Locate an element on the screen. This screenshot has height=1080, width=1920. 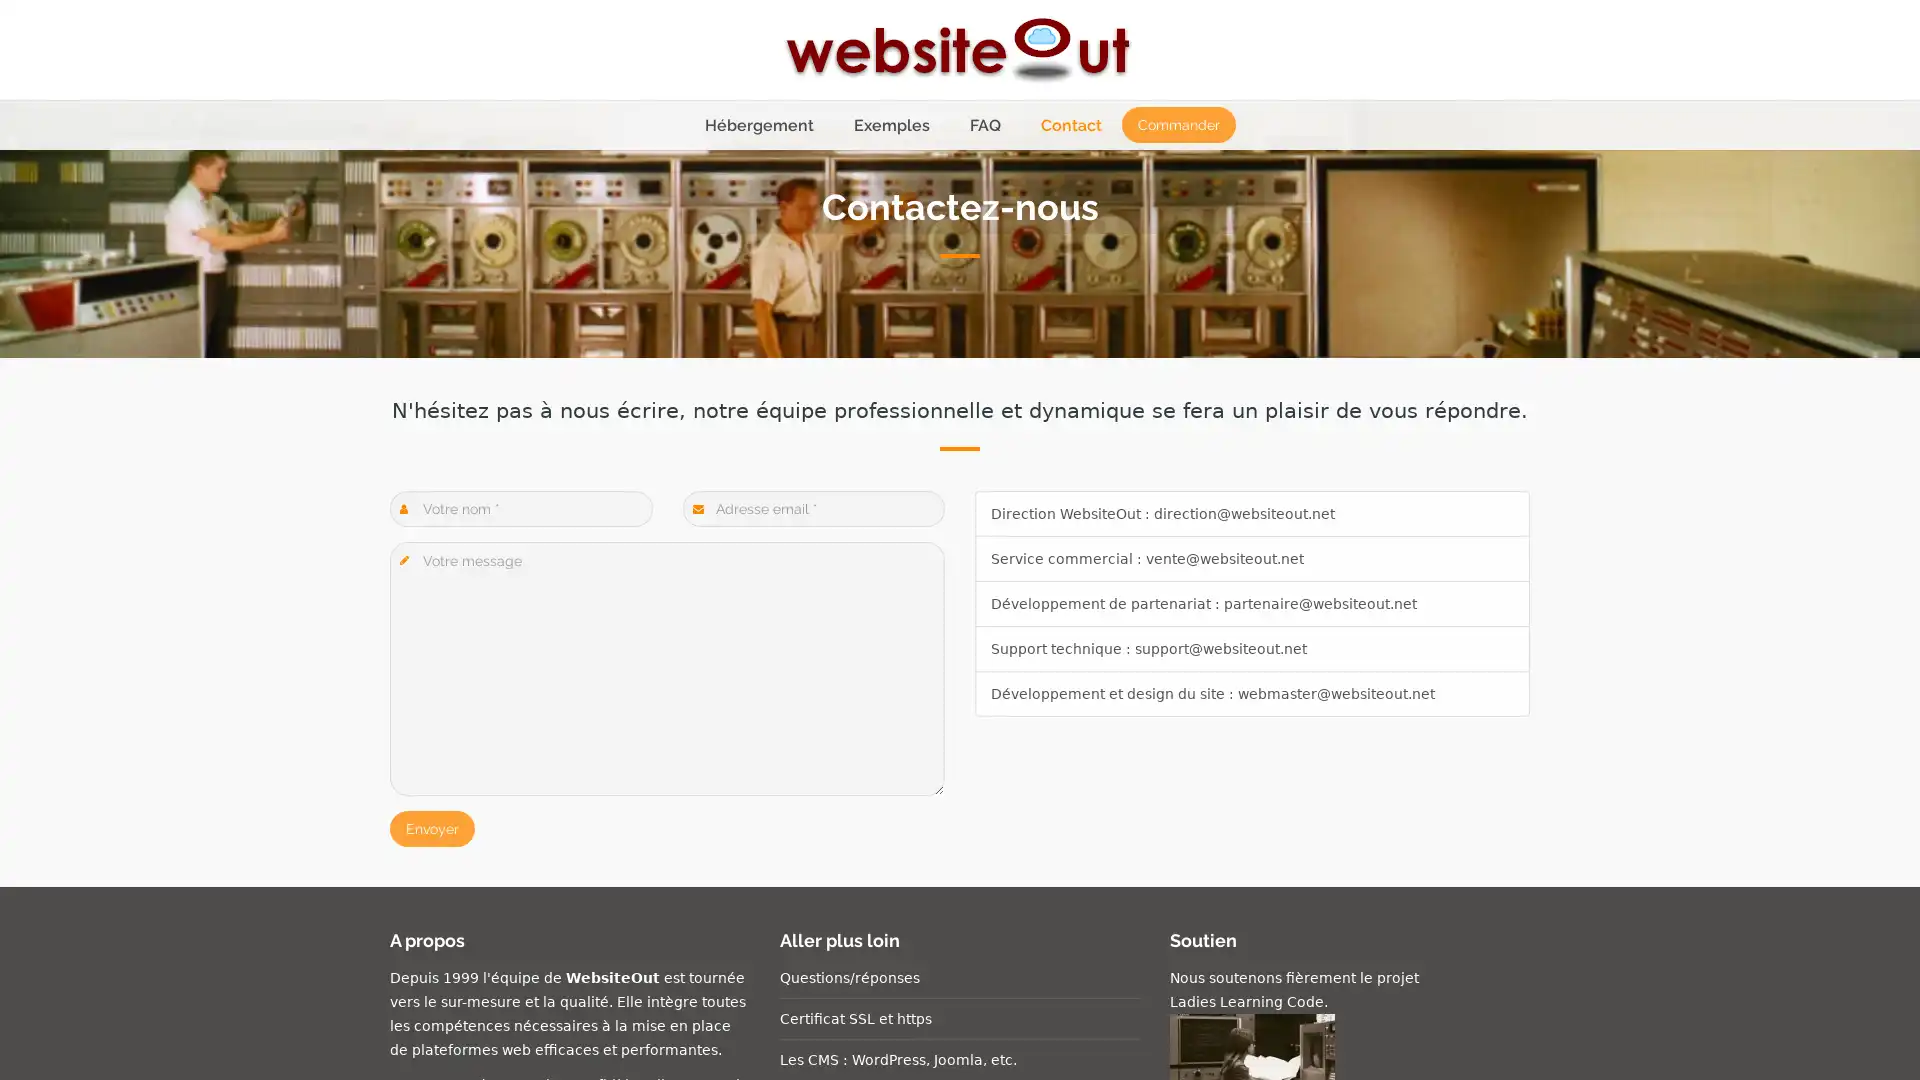
Envoyer is located at coordinates (431, 829).